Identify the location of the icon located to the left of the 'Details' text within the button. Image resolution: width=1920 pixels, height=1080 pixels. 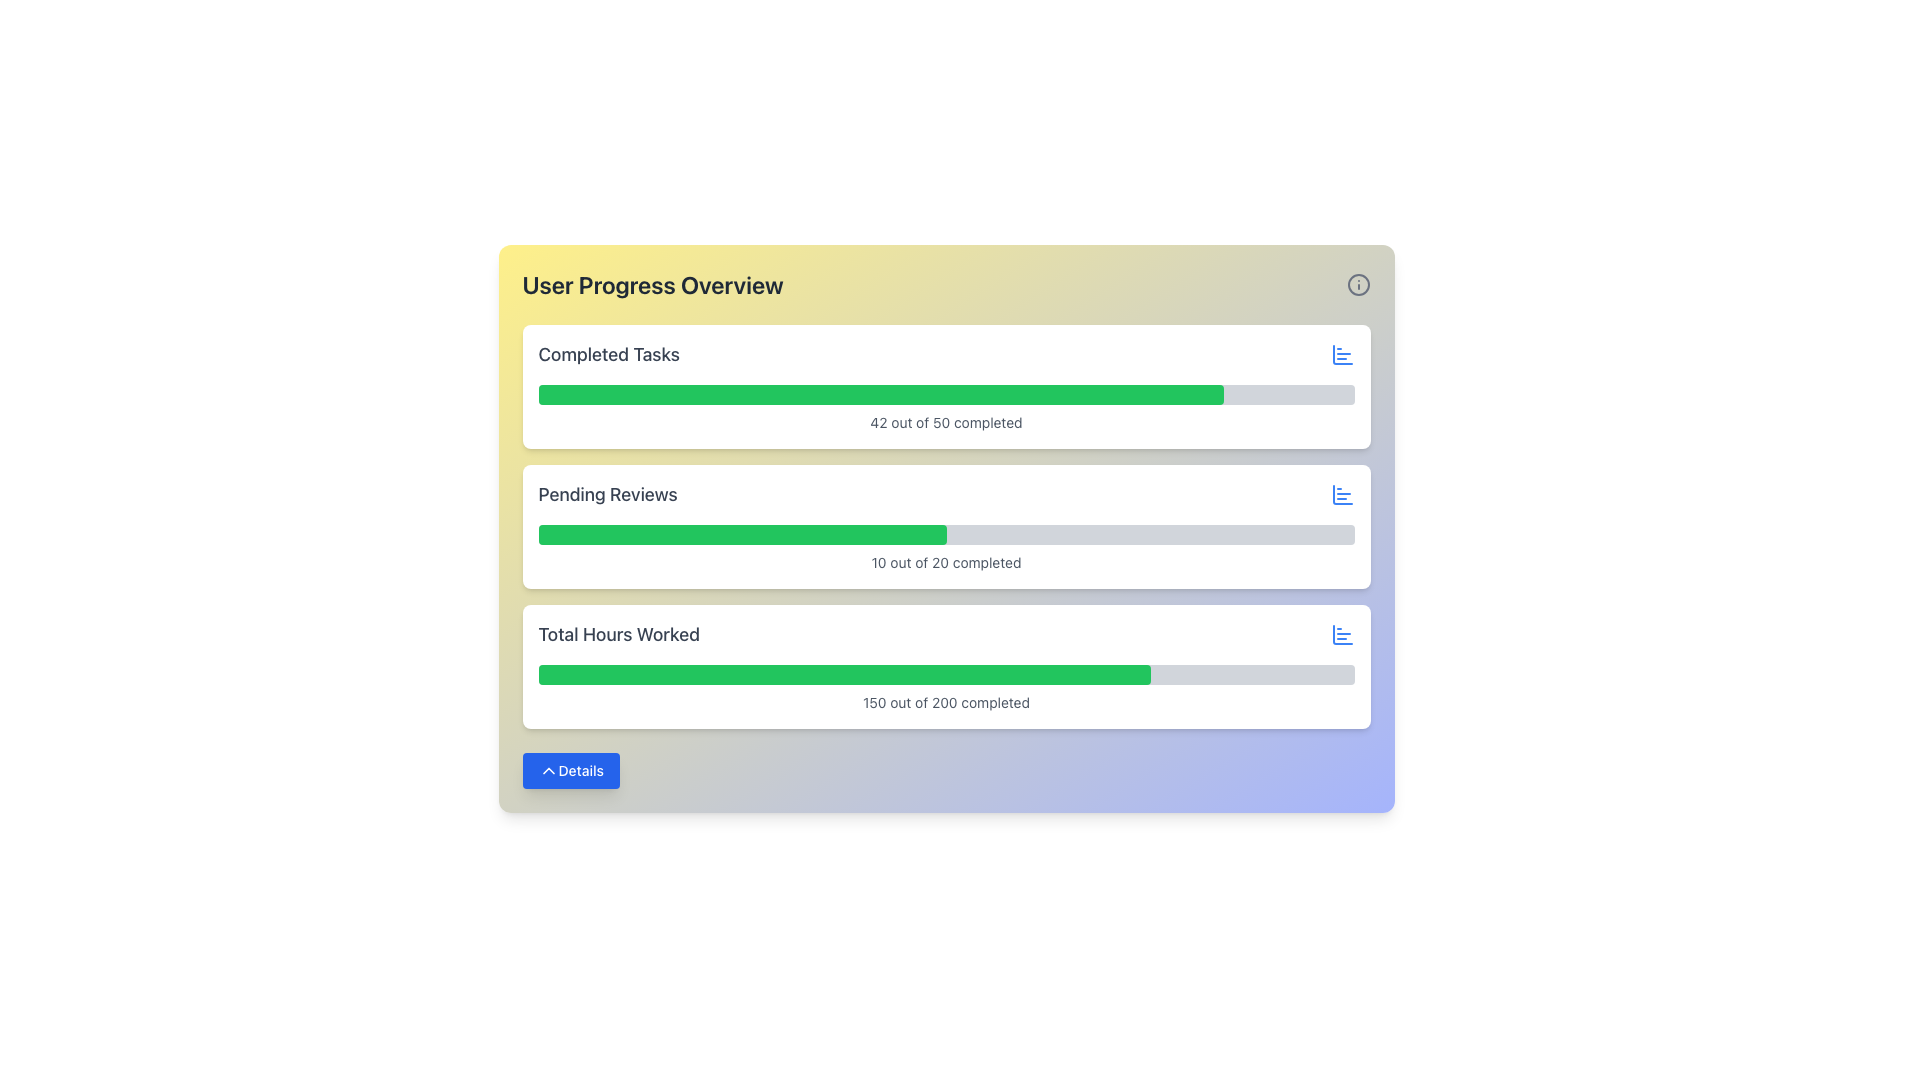
(548, 770).